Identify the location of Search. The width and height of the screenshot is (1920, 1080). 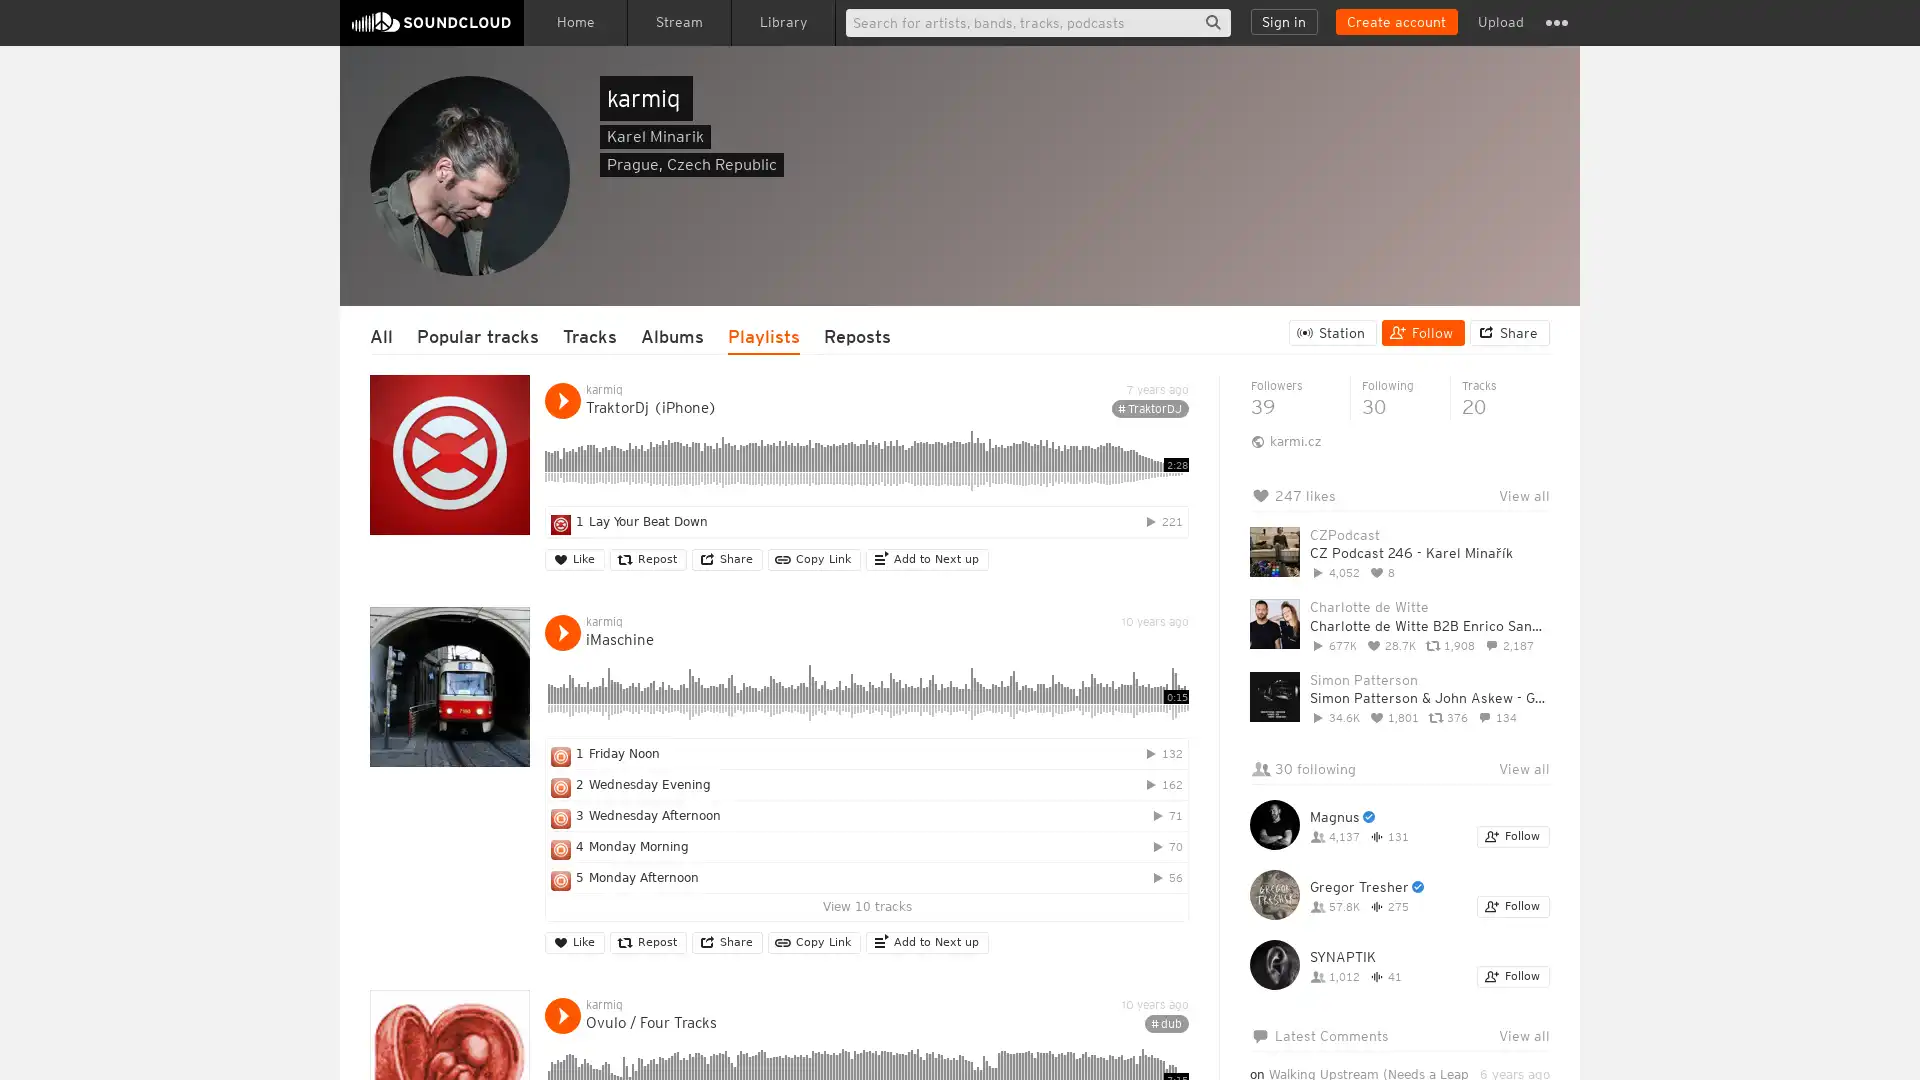
(1212, 22).